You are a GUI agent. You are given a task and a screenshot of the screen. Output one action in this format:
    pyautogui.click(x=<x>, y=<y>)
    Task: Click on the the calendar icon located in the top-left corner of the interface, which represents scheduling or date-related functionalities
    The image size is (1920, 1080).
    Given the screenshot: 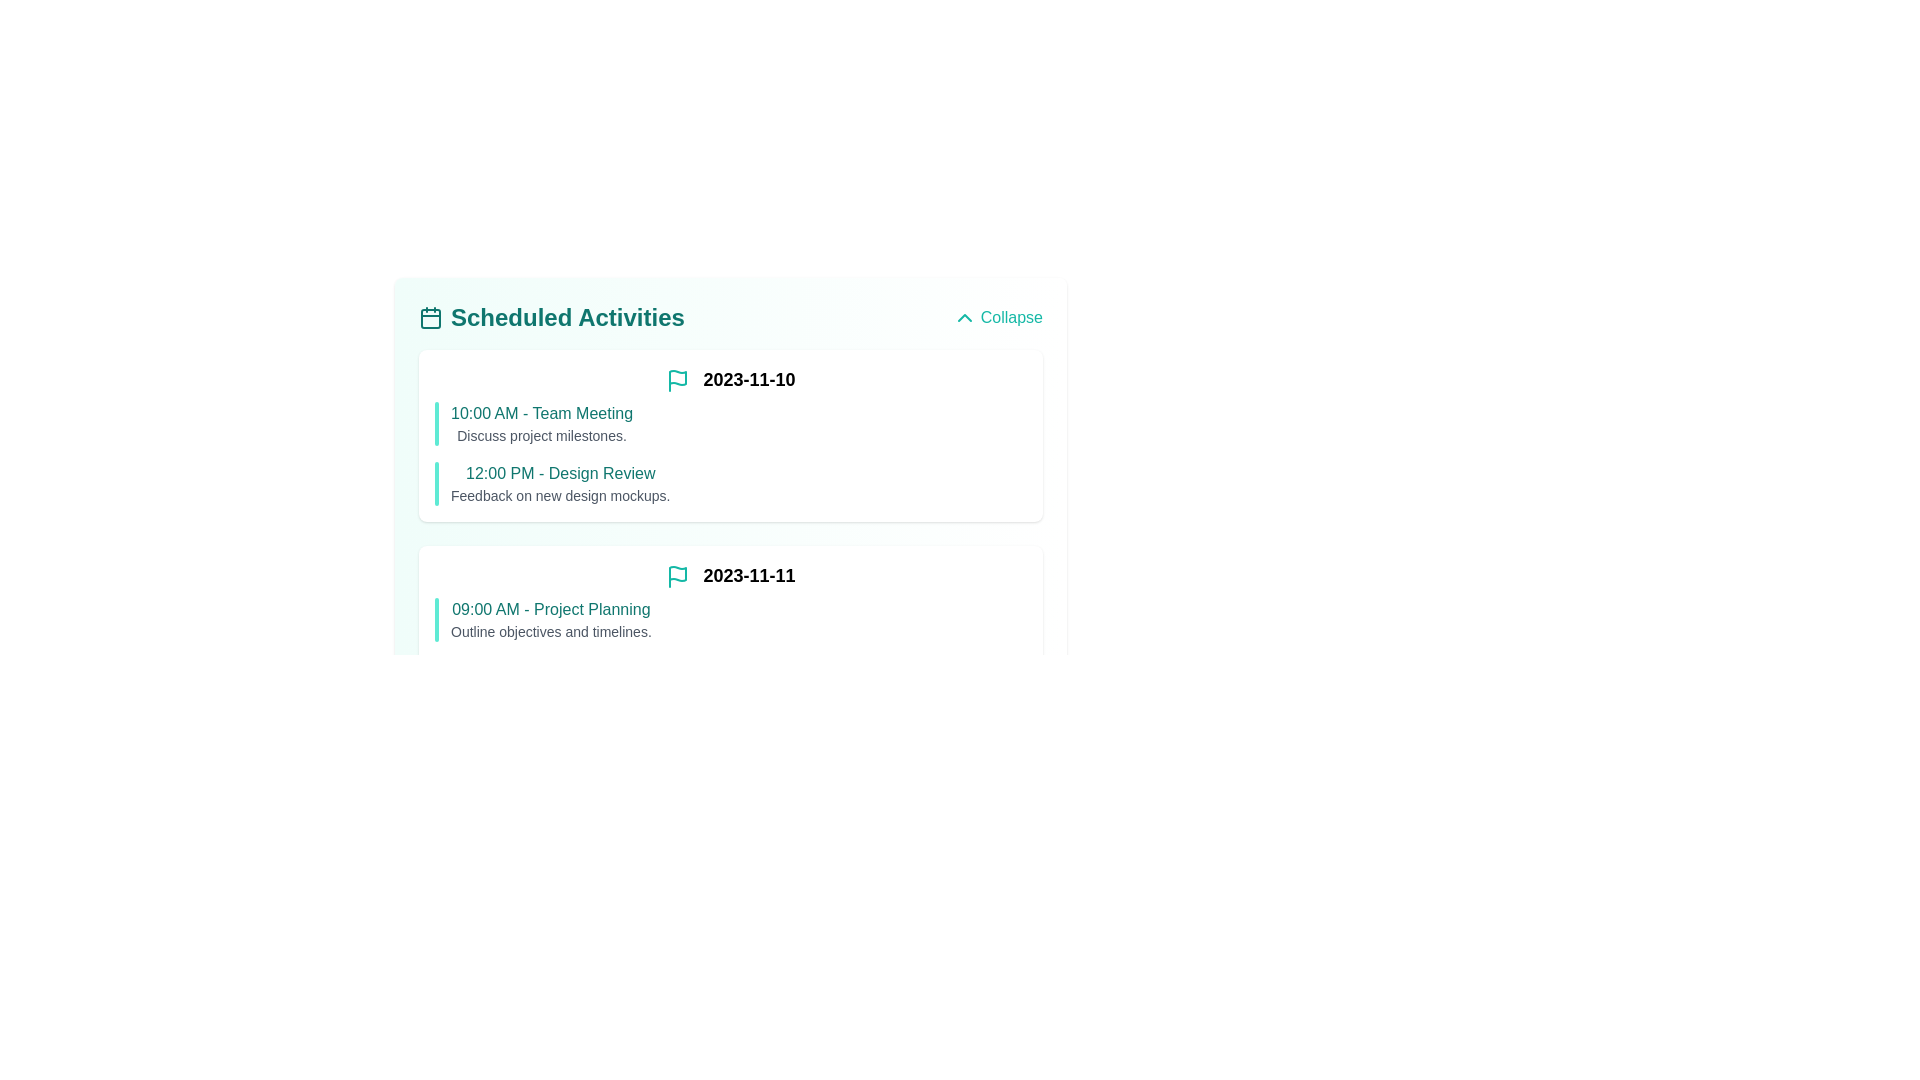 What is the action you would take?
    pyautogui.click(x=430, y=318)
    